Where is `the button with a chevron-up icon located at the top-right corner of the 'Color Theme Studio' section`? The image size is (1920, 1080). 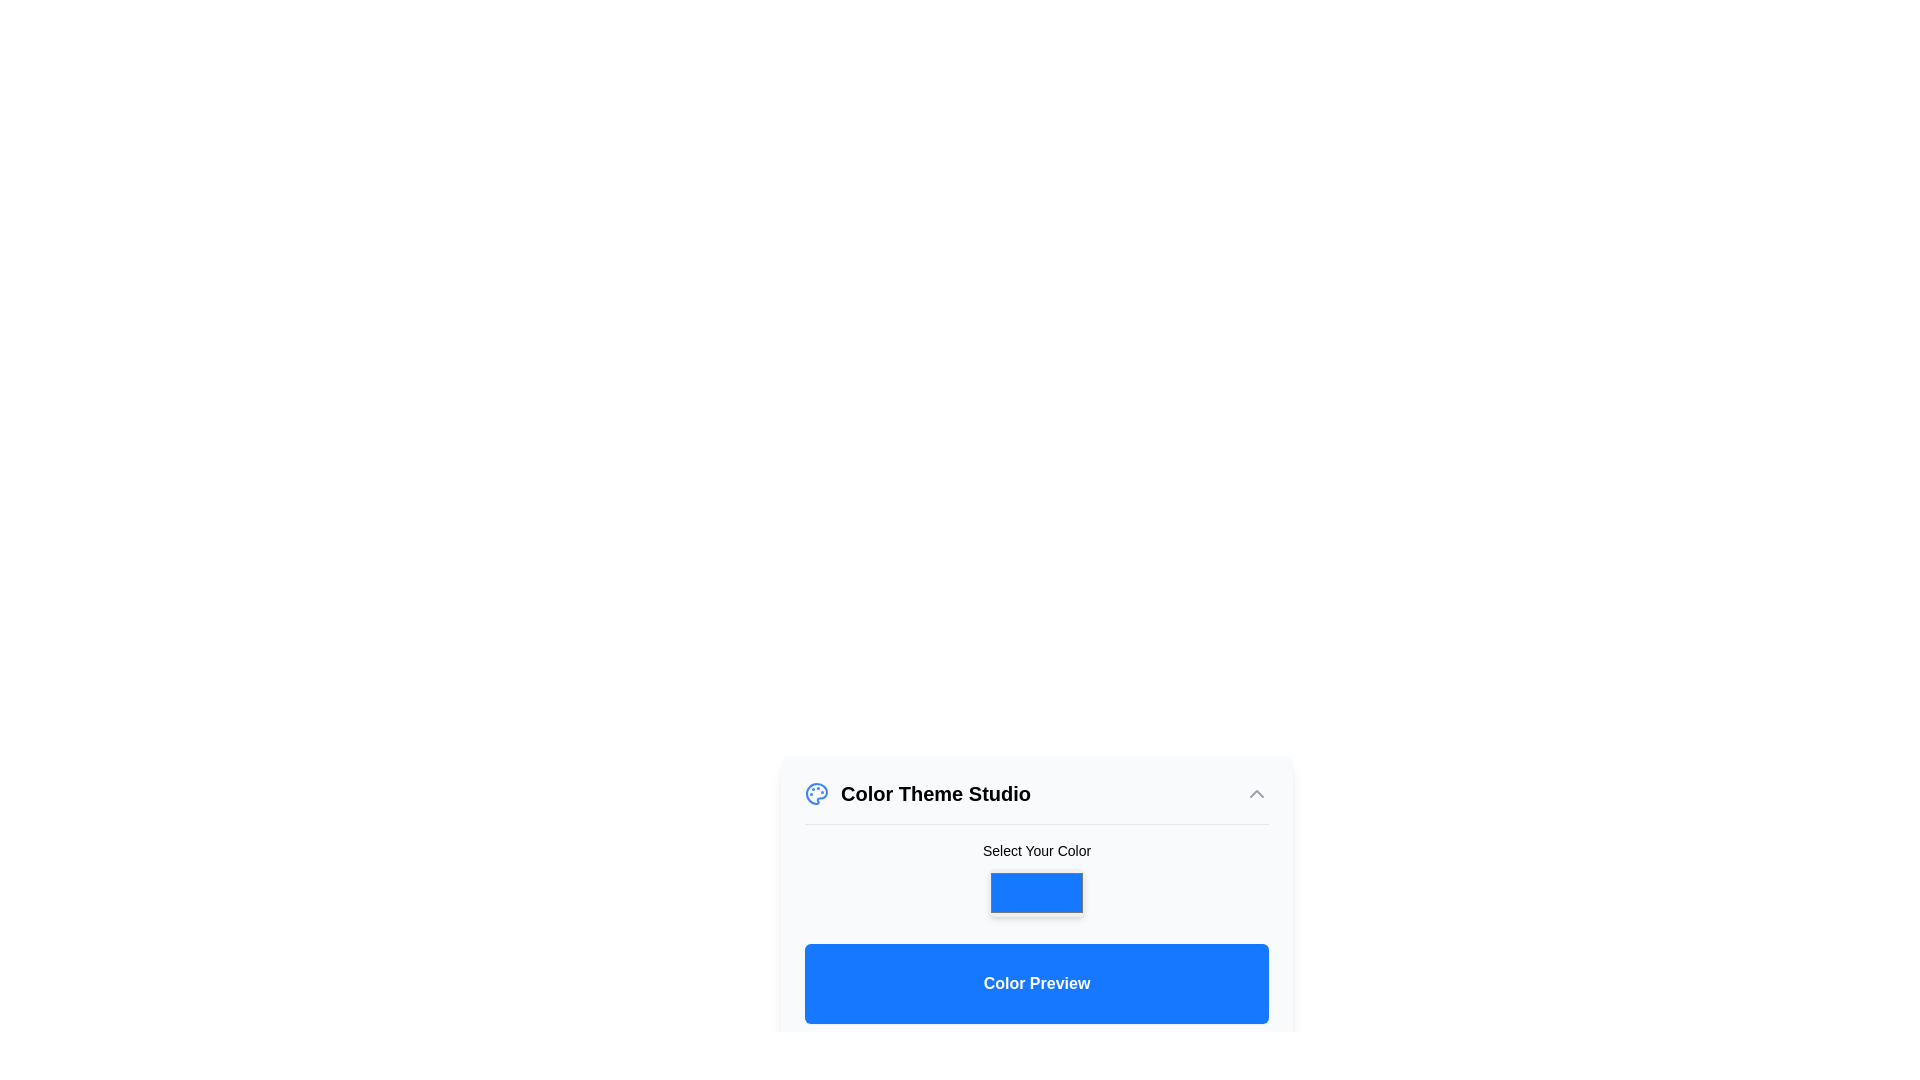
the button with a chevron-up icon located at the top-right corner of the 'Color Theme Studio' section is located at coordinates (1256, 793).